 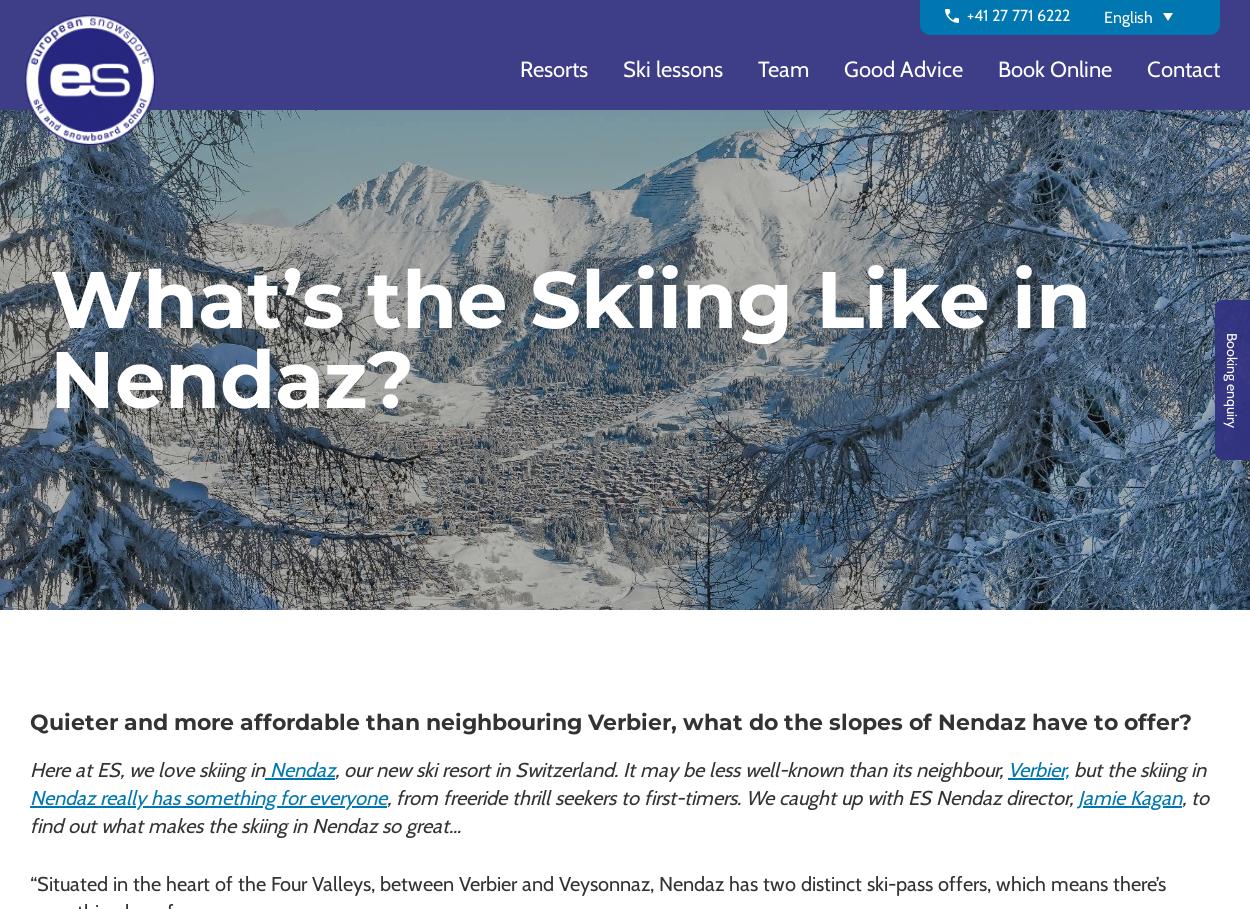 What do you see at coordinates (903, 69) in the screenshot?
I see `'Good Advice'` at bounding box center [903, 69].